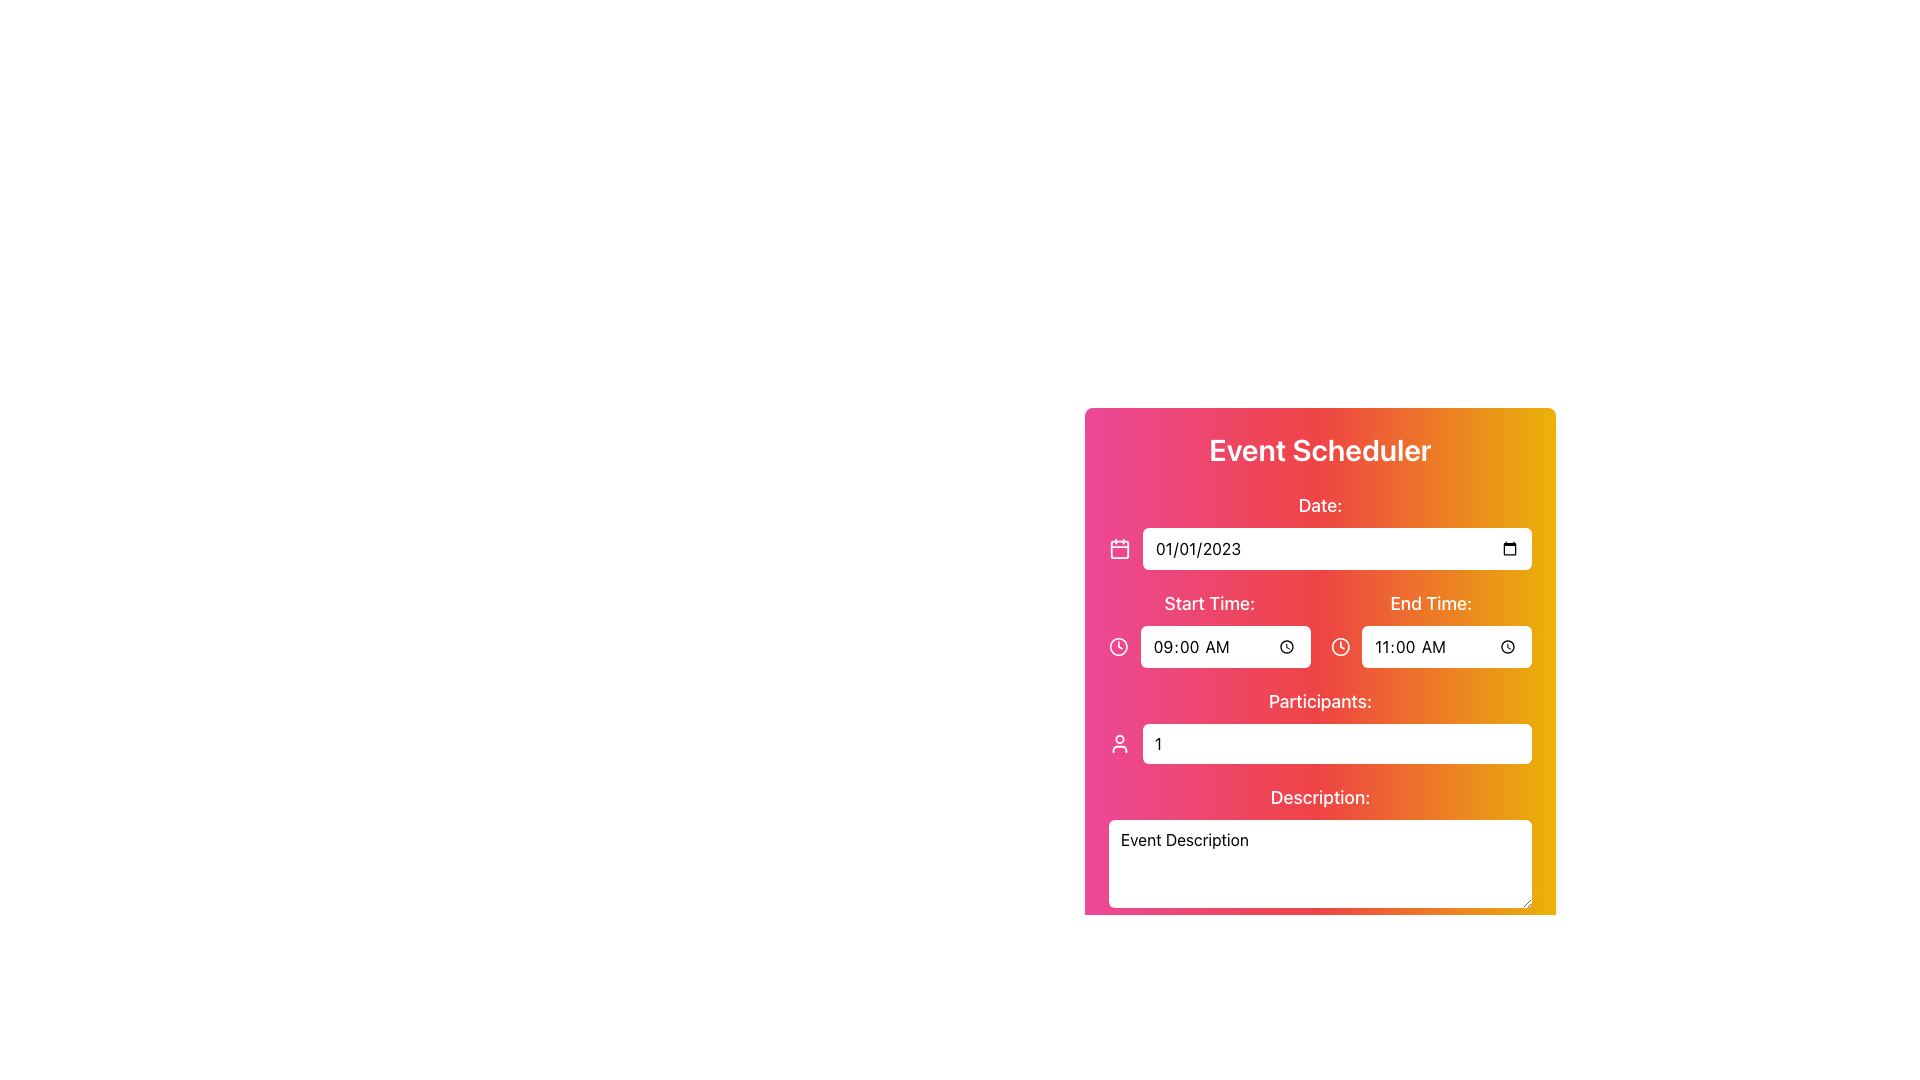  I want to click on the calendar icon that indicates the purpose of the adjacent date input field, located in the 'Date' section of the scheduler interface, so click(1118, 548).